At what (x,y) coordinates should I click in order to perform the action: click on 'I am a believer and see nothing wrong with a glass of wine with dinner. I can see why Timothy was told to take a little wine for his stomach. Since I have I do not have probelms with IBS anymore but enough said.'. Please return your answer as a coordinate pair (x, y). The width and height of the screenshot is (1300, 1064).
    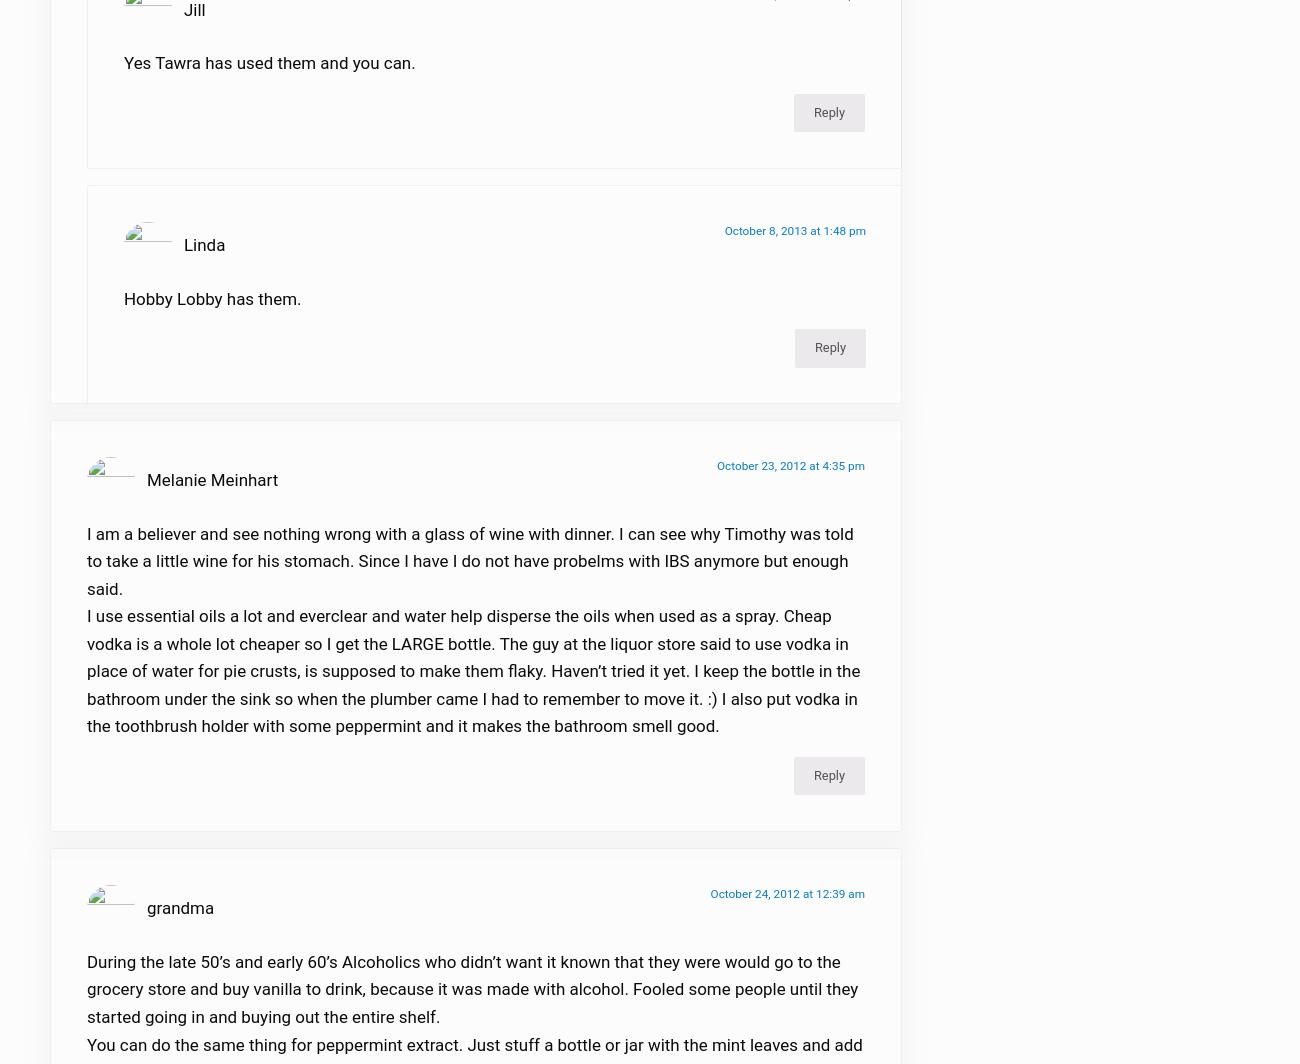
    Looking at the image, I should click on (468, 572).